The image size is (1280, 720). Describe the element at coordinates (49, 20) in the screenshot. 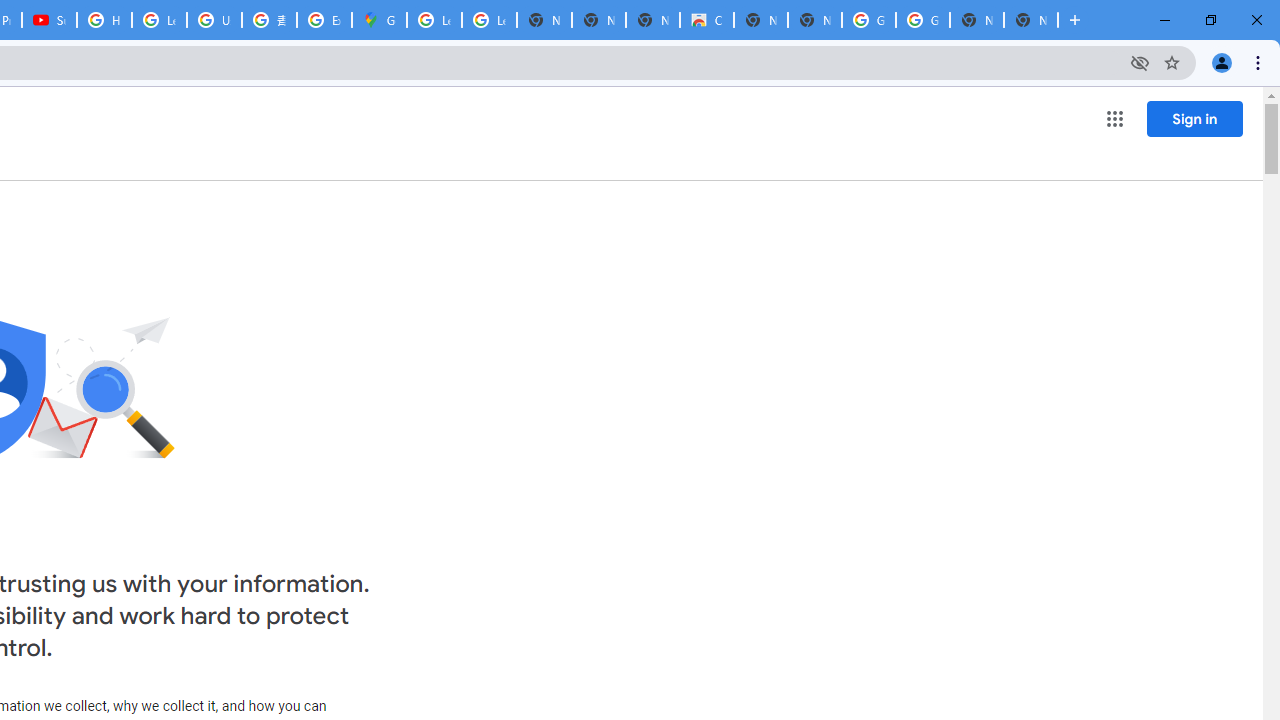

I see `'Subscriptions - YouTube'` at that location.